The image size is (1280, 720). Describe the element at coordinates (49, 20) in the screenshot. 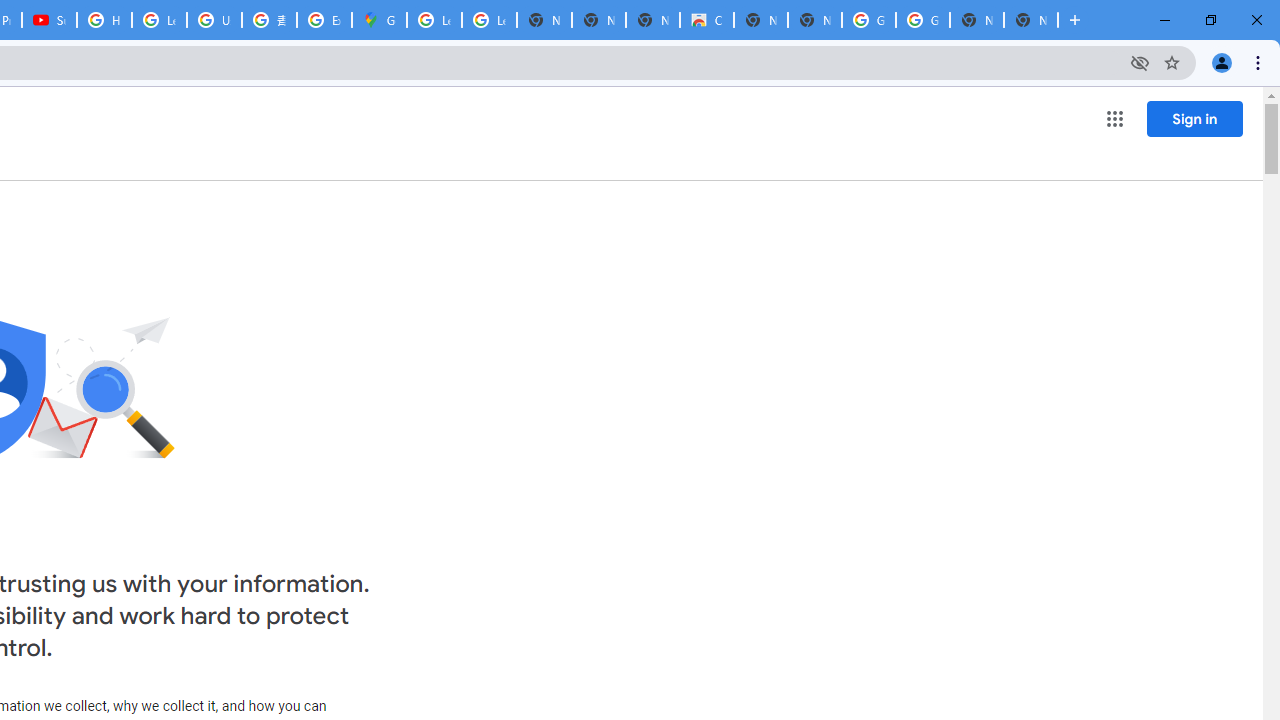

I see `'Subscriptions - YouTube'` at that location.